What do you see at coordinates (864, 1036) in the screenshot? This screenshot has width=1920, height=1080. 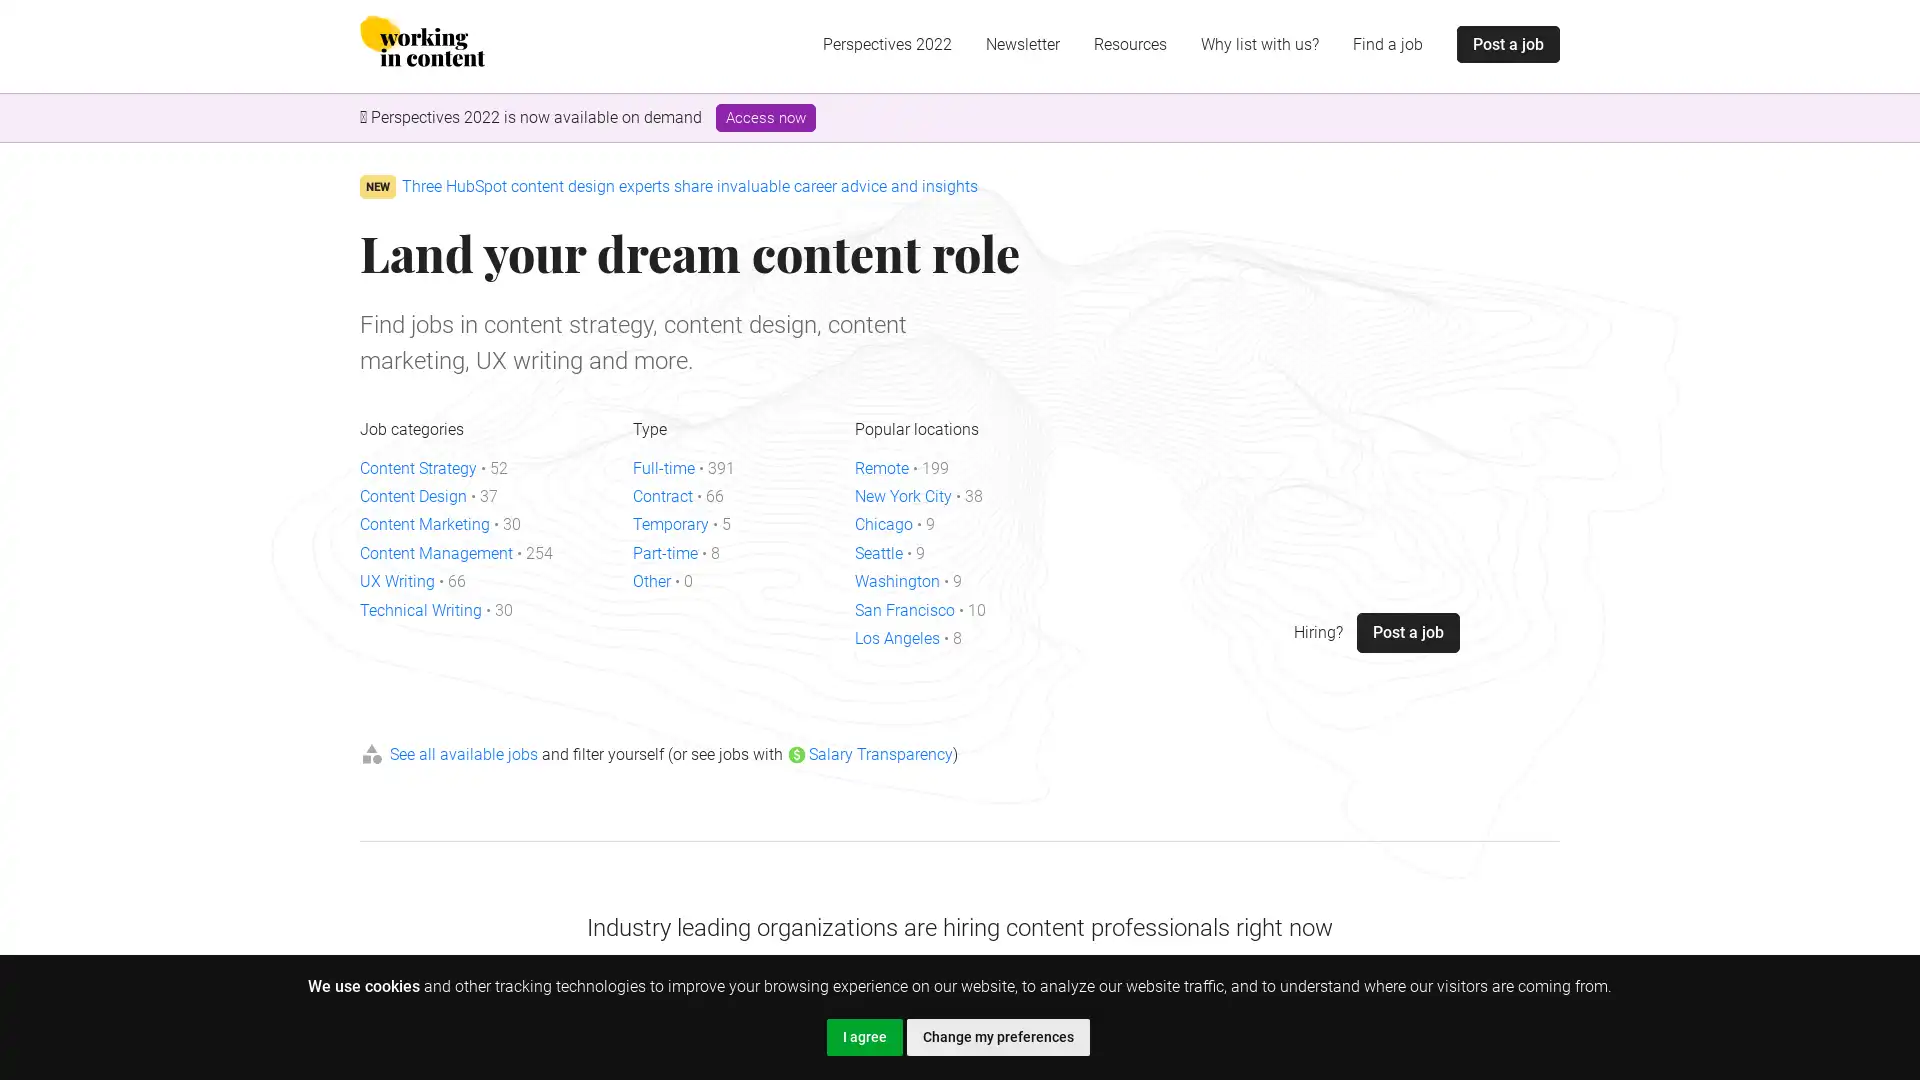 I see `I agree` at bounding box center [864, 1036].